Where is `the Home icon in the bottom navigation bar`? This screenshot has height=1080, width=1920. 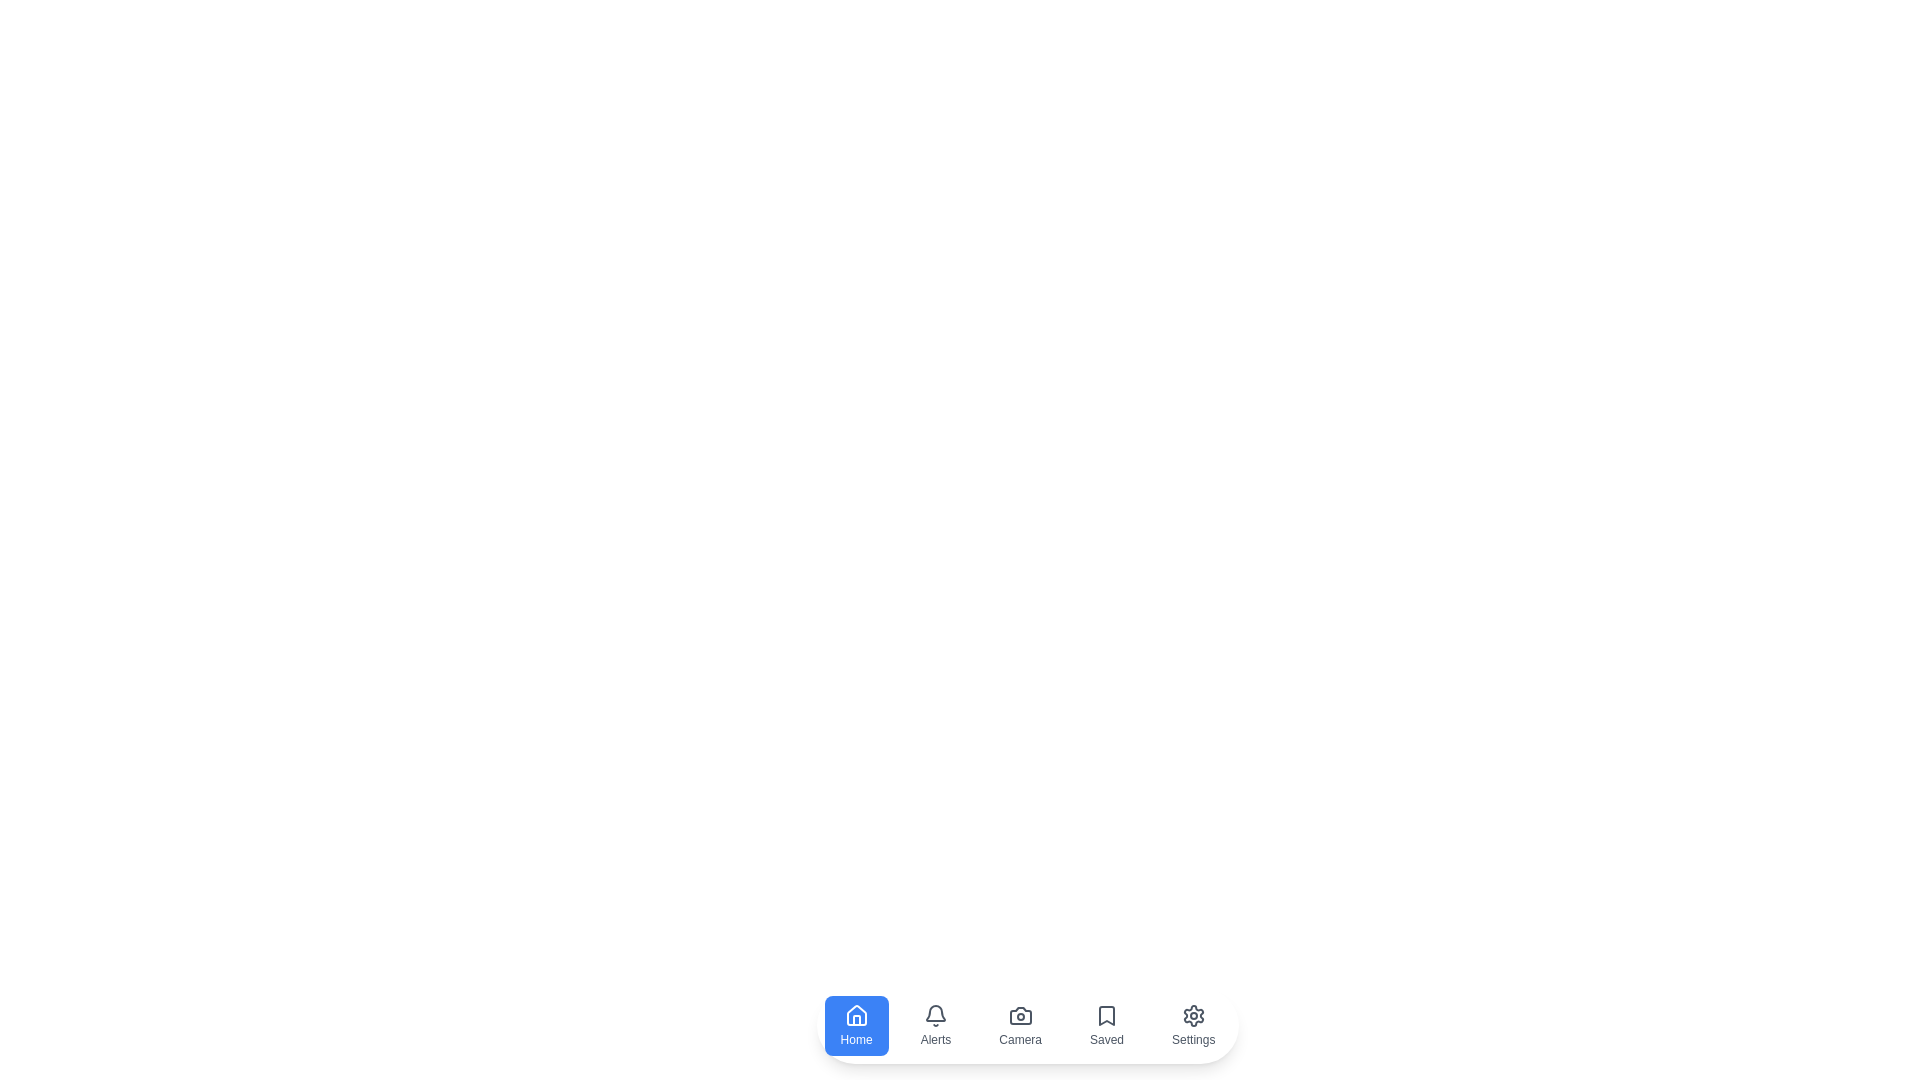 the Home icon in the bottom navigation bar is located at coordinates (855, 1026).